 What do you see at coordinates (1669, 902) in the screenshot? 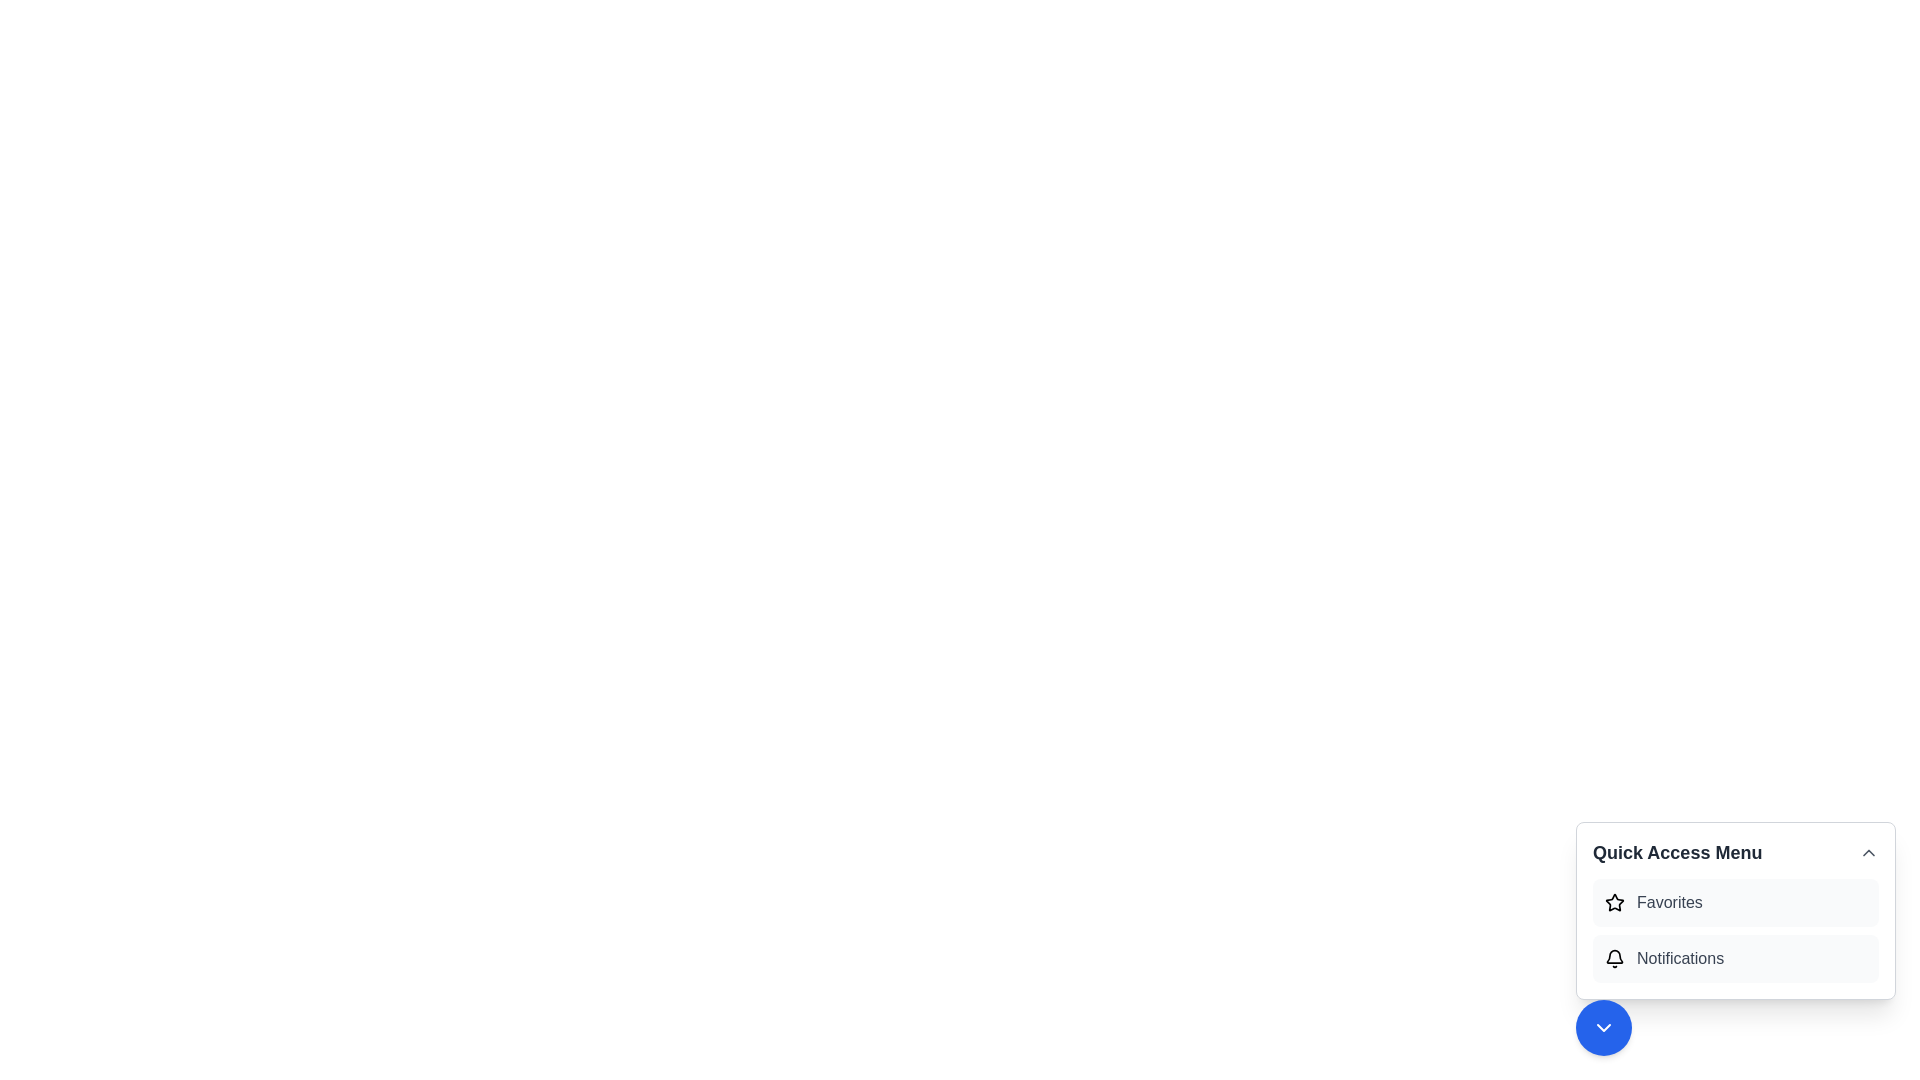
I see `the 'Favorites' label, which is positioned to the right of a star icon in the interactive horizontal menu item with a light gray background` at bounding box center [1669, 902].